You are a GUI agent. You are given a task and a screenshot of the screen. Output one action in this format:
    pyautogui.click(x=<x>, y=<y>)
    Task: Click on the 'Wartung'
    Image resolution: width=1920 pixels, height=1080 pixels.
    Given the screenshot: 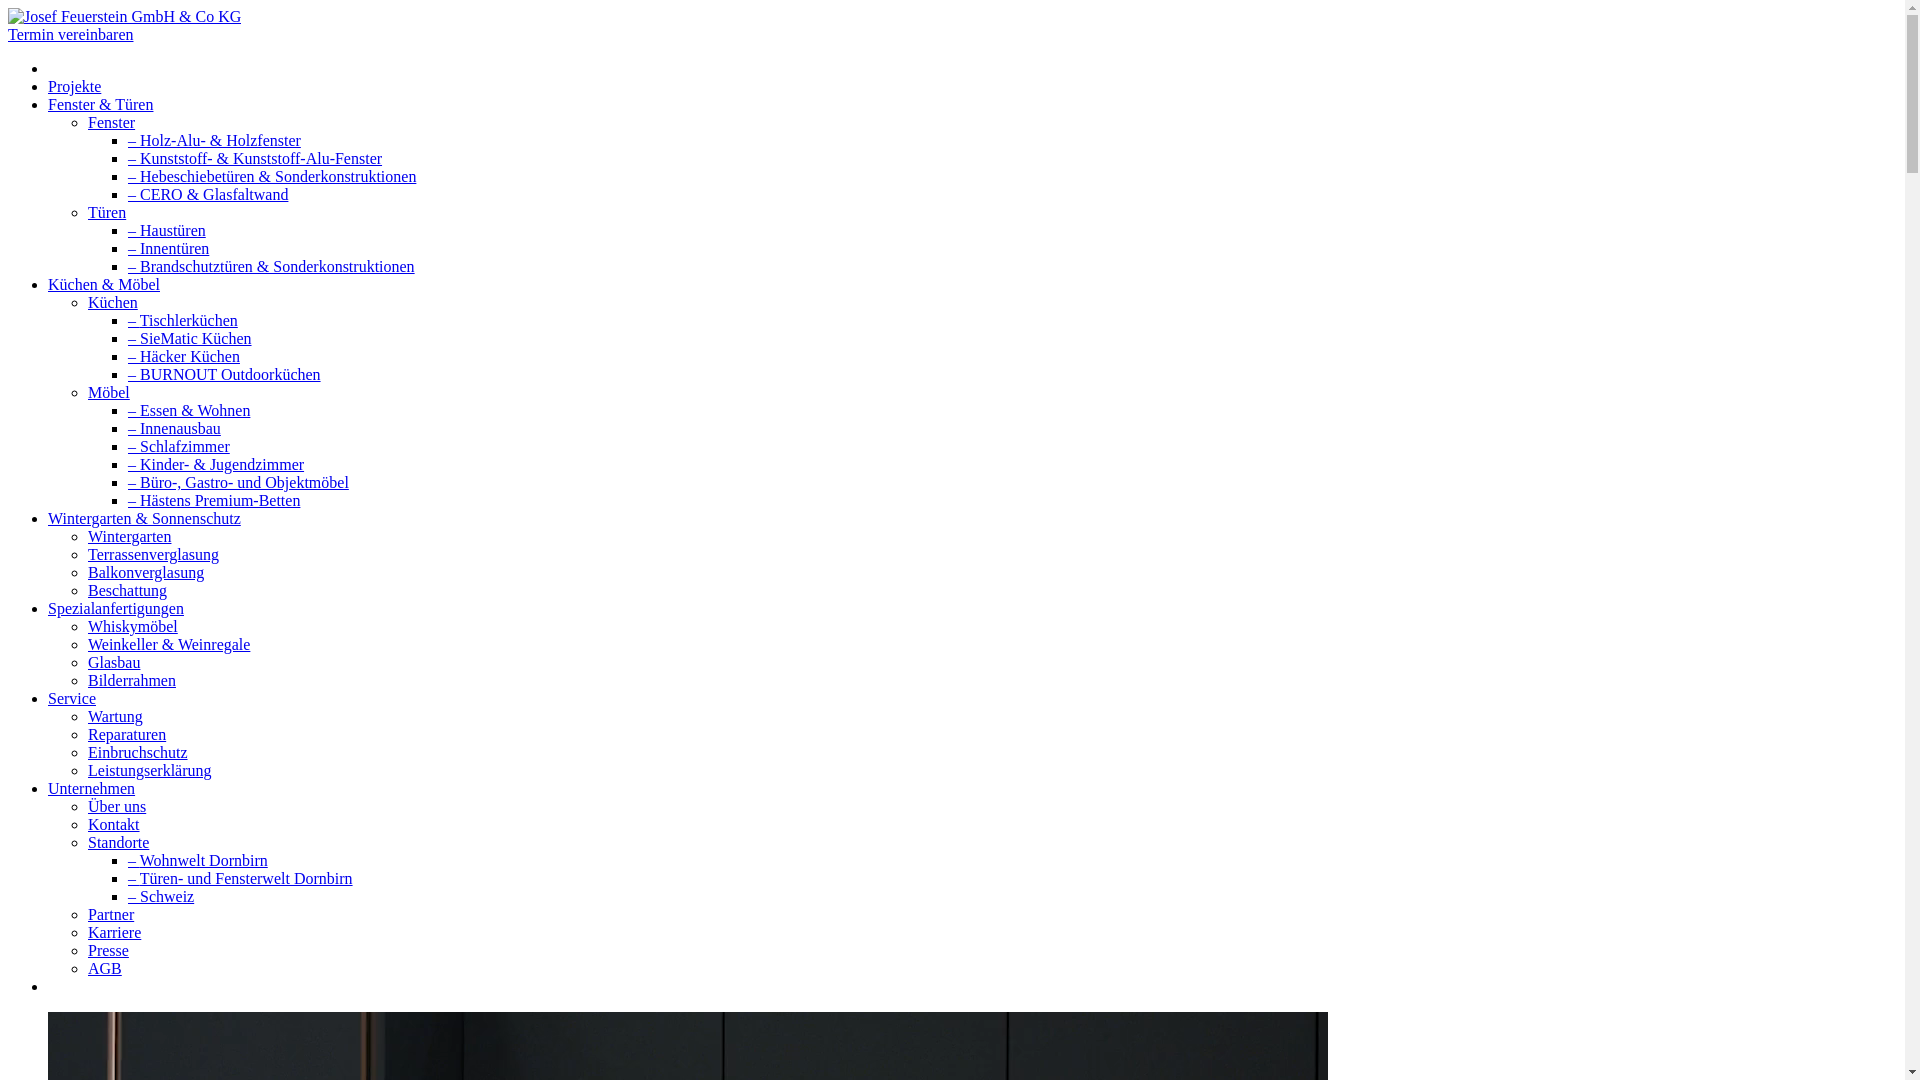 What is the action you would take?
    pyautogui.click(x=86, y=715)
    